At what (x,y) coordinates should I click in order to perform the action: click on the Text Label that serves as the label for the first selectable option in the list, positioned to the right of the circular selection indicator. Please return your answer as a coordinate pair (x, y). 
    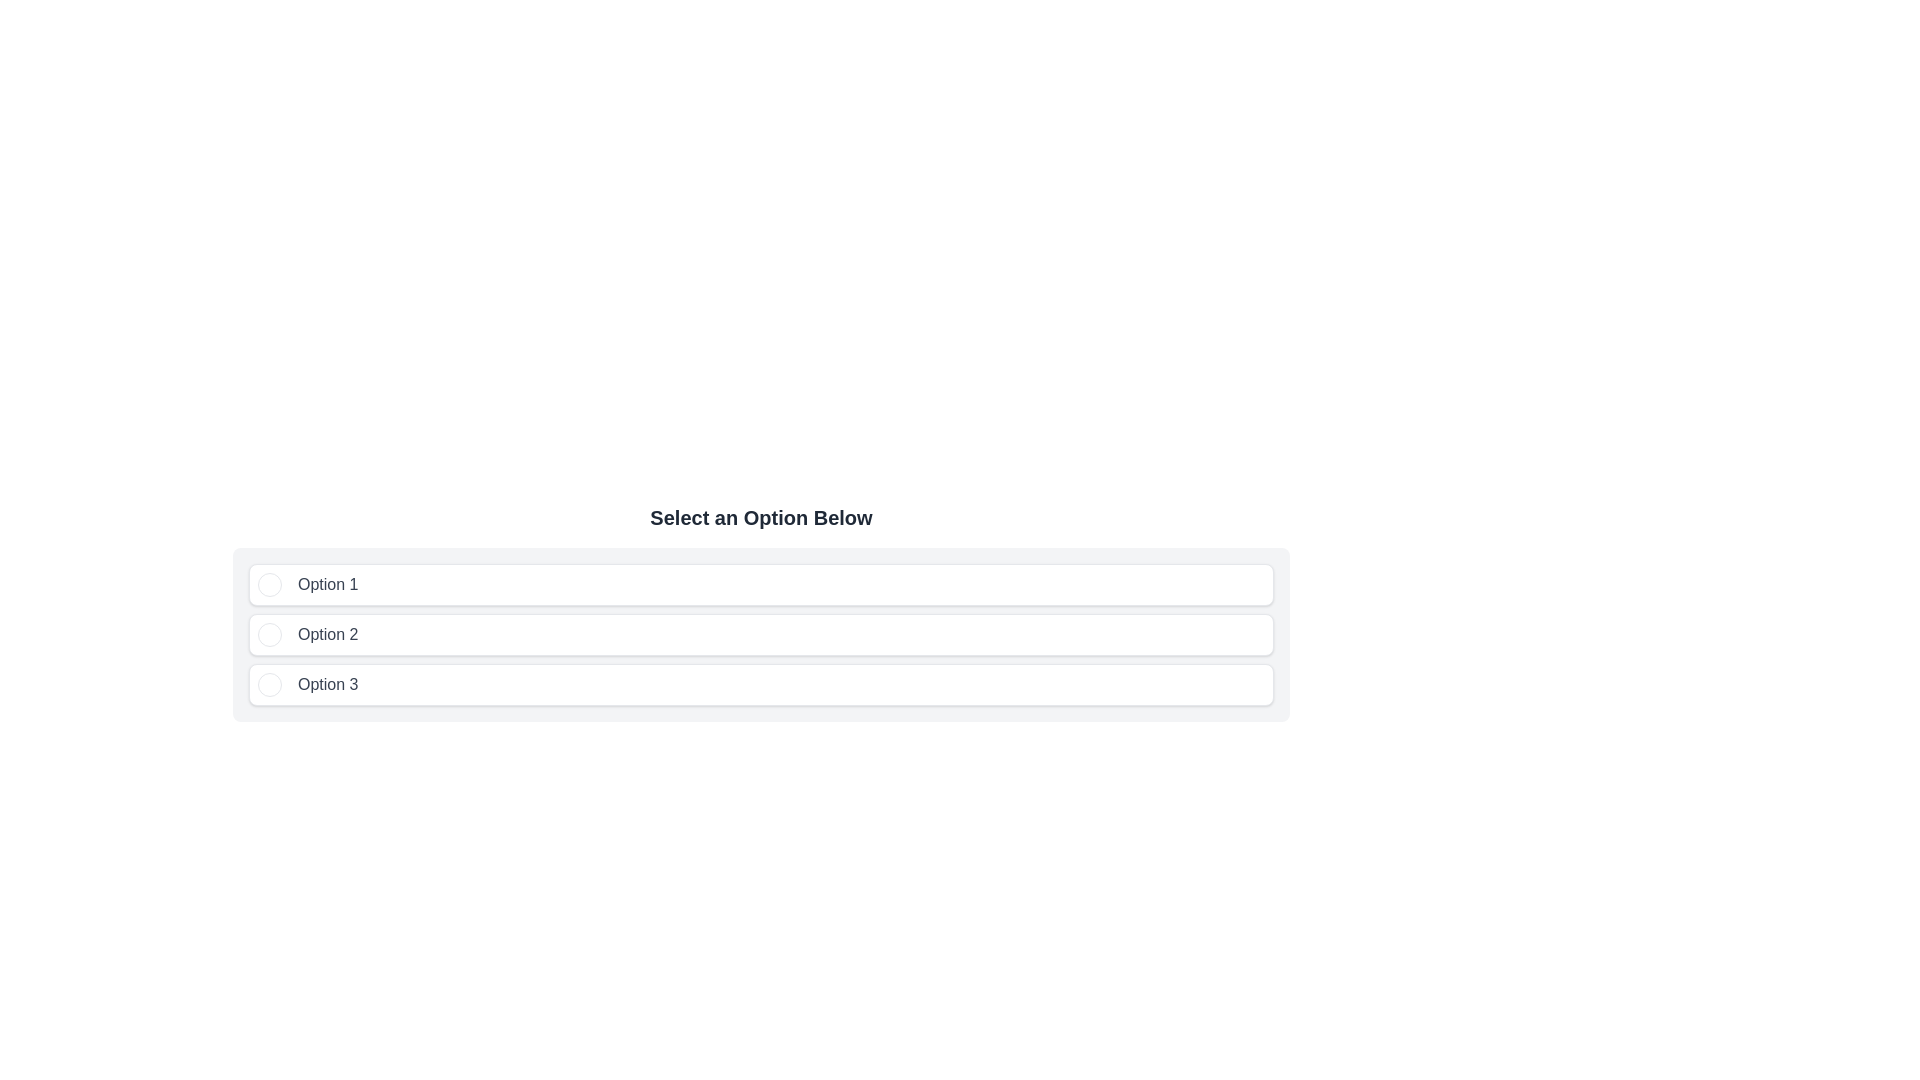
    Looking at the image, I should click on (328, 585).